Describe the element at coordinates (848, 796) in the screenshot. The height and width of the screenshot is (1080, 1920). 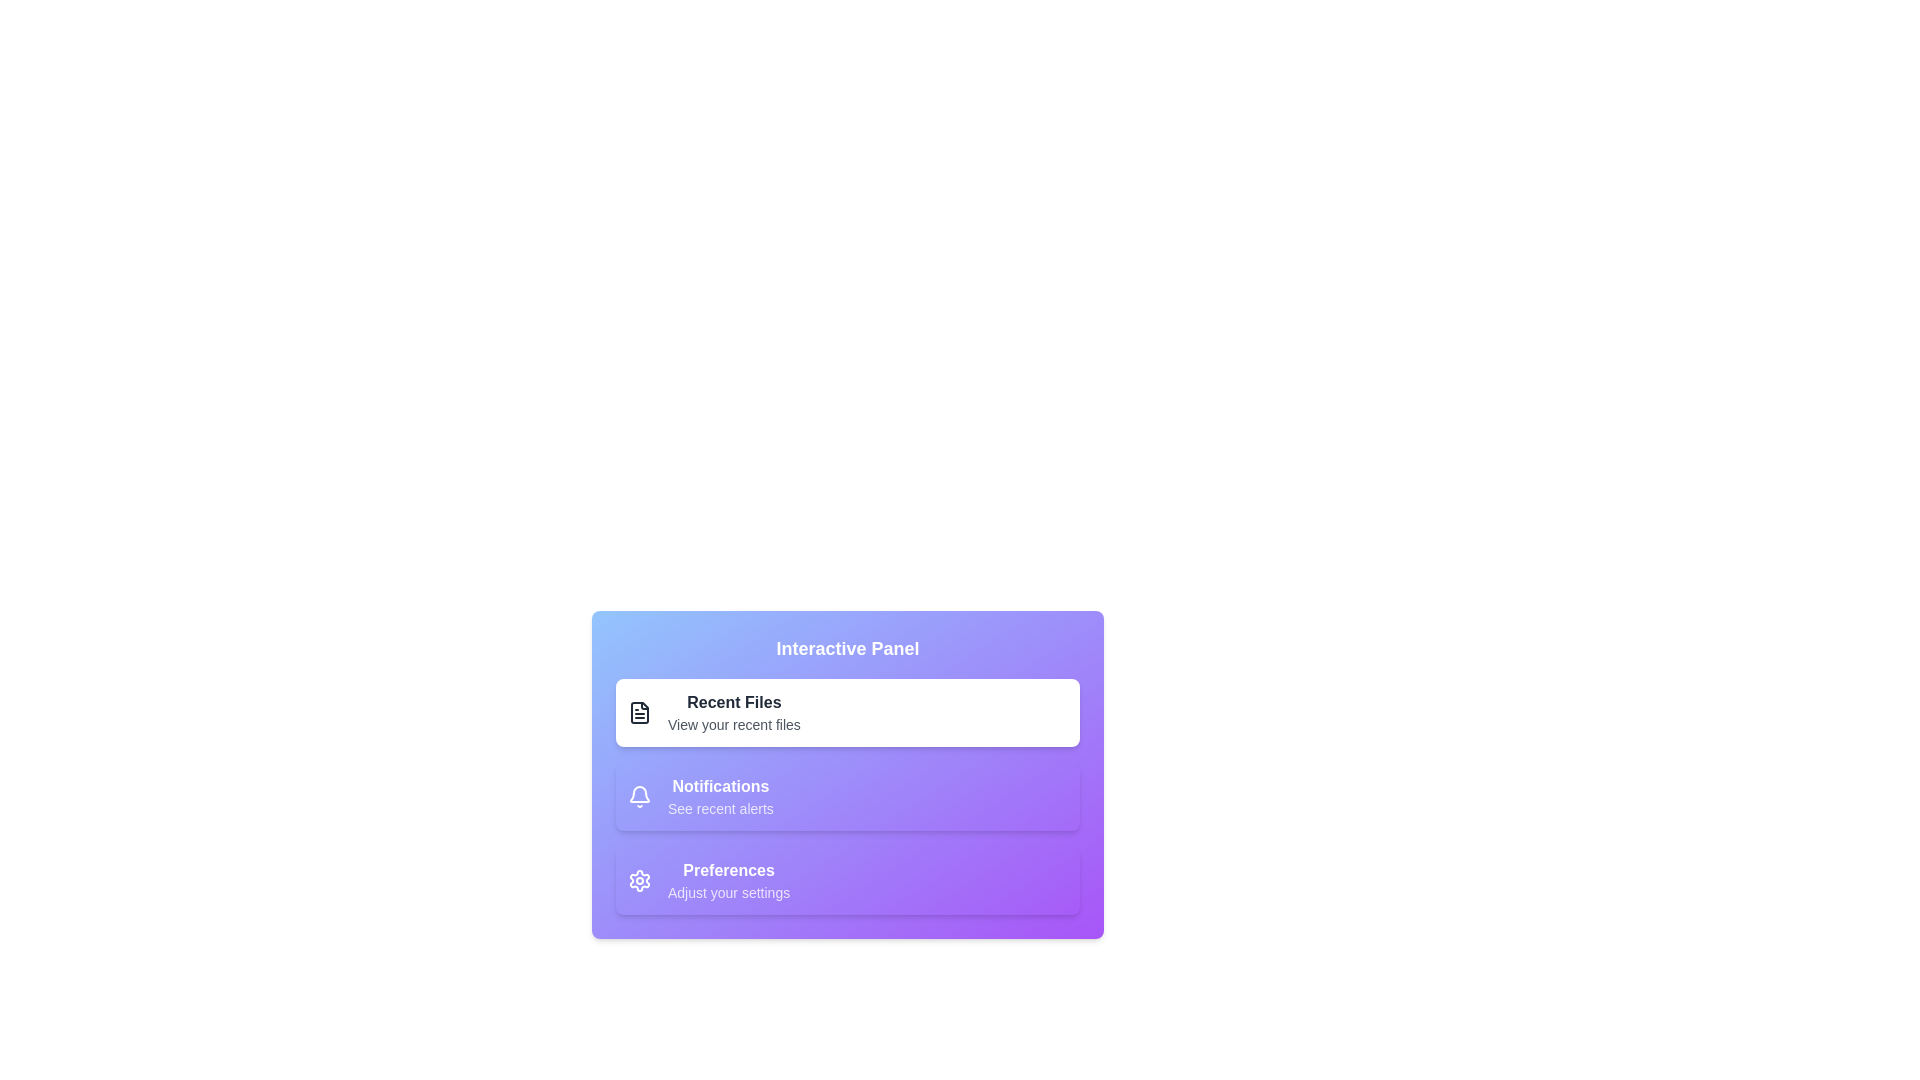
I see `the section titled Notifications to view its tooltip` at that location.